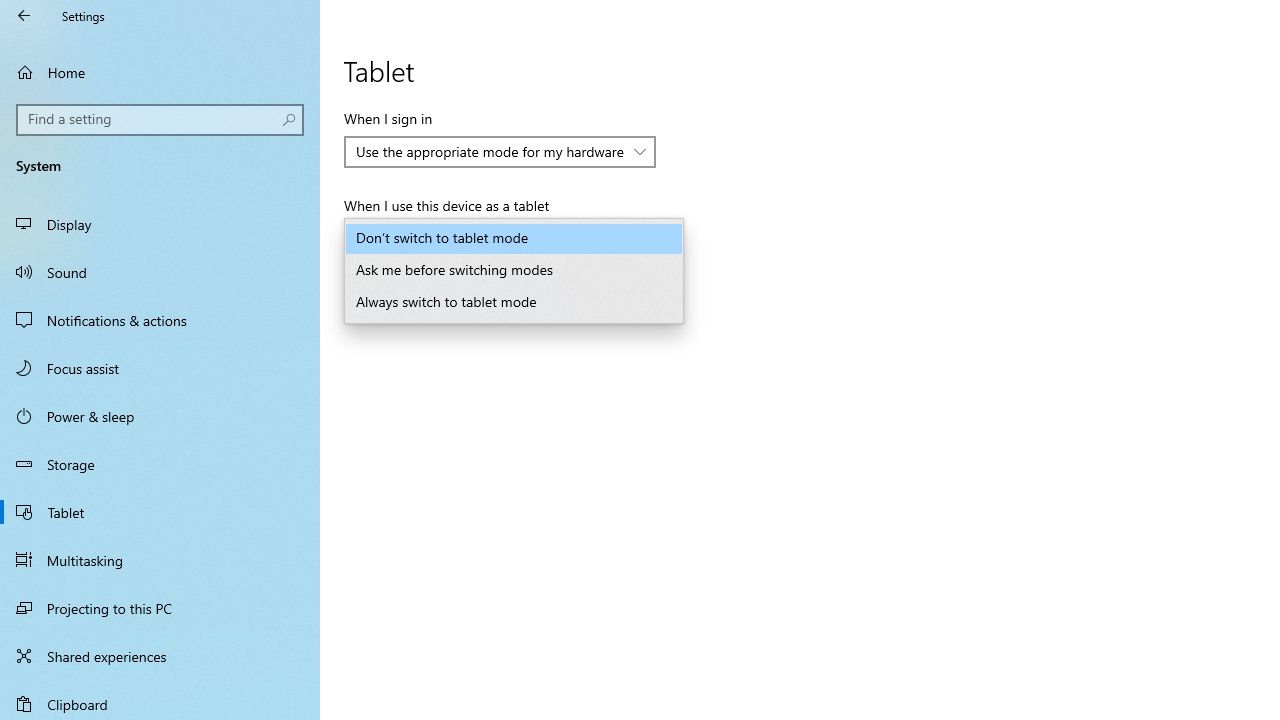 This screenshot has width=1280, height=720. Describe the element at coordinates (490, 150) in the screenshot. I see `'Use the appropriate mode for my hardware'` at that location.